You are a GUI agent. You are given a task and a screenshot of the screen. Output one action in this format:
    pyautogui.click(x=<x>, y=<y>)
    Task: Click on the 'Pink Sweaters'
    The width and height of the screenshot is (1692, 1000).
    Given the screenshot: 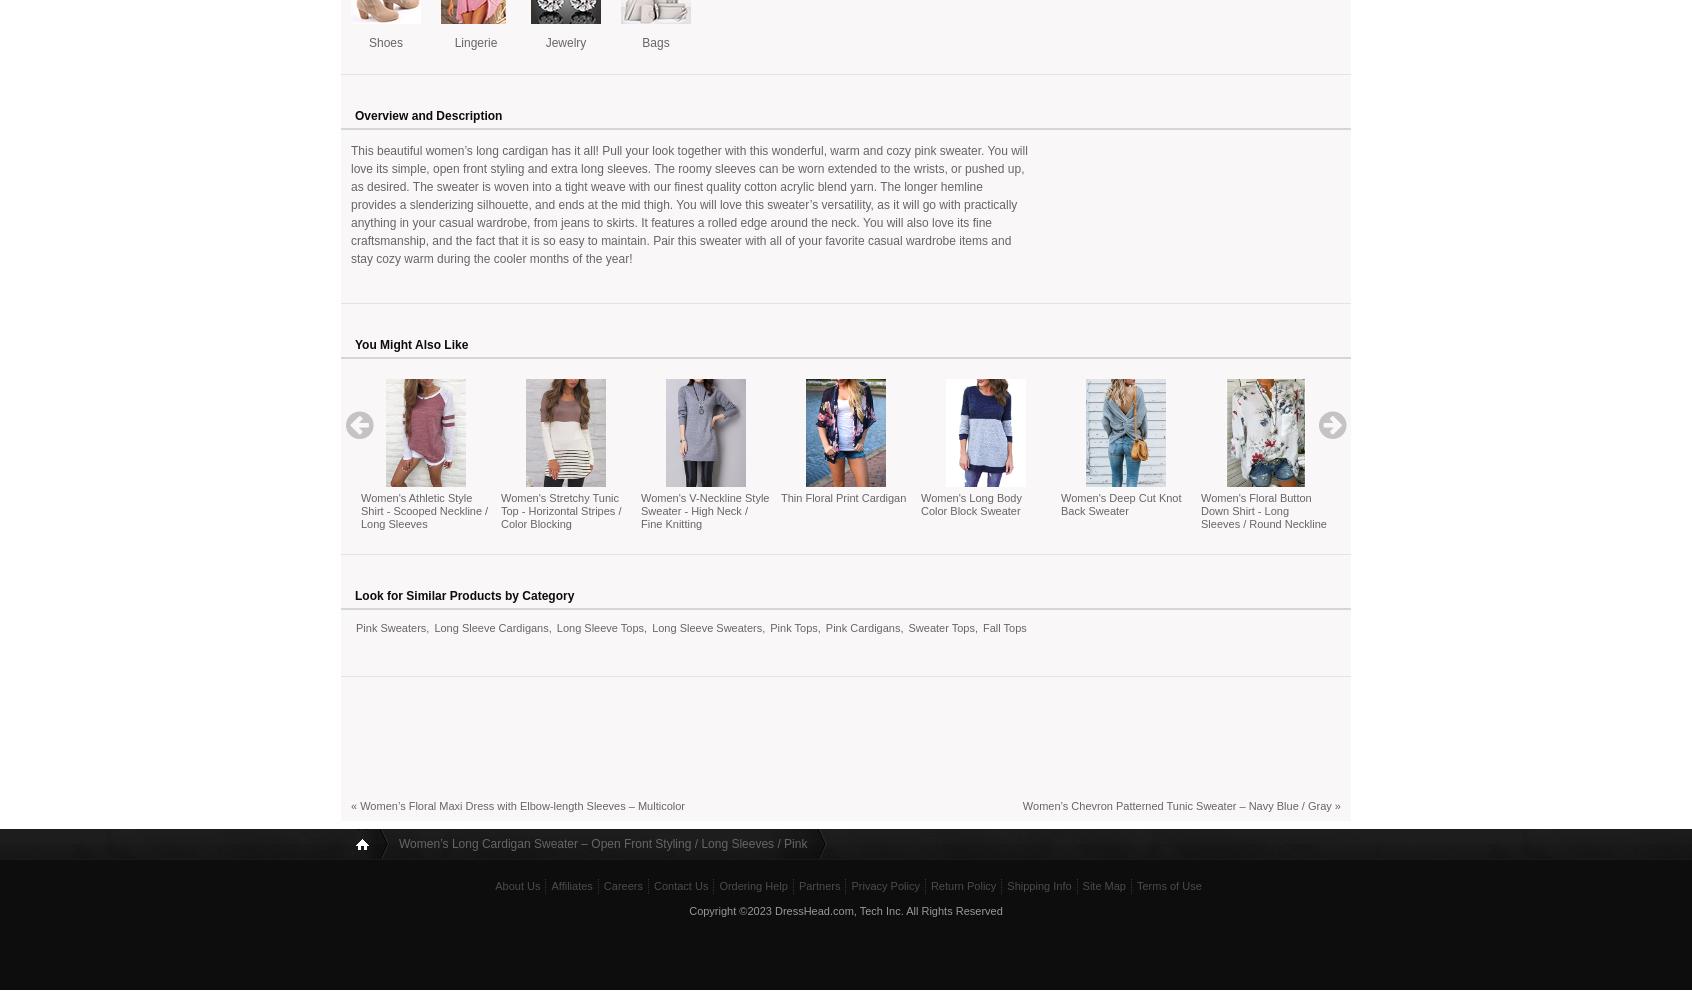 What is the action you would take?
    pyautogui.click(x=391, y=628)
    